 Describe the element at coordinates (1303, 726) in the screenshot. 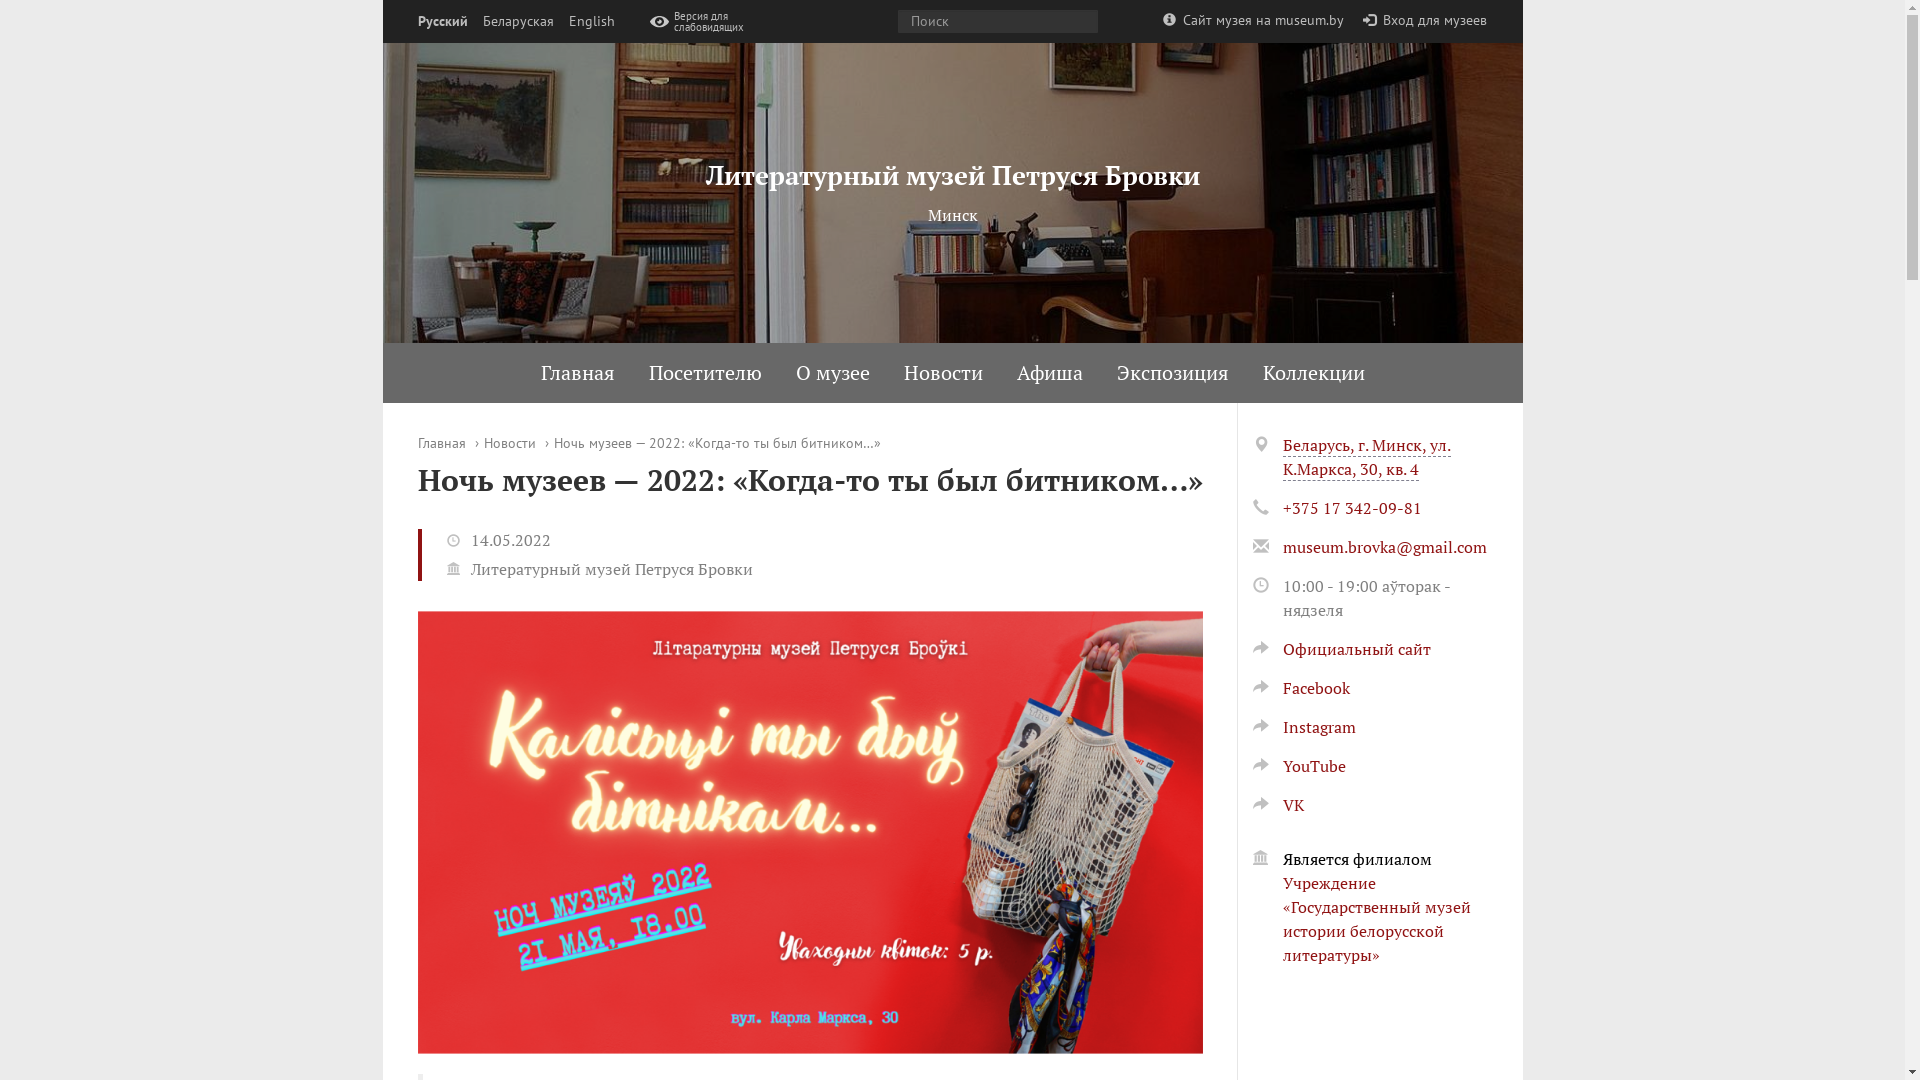

I see `'Instagram'` at that location.